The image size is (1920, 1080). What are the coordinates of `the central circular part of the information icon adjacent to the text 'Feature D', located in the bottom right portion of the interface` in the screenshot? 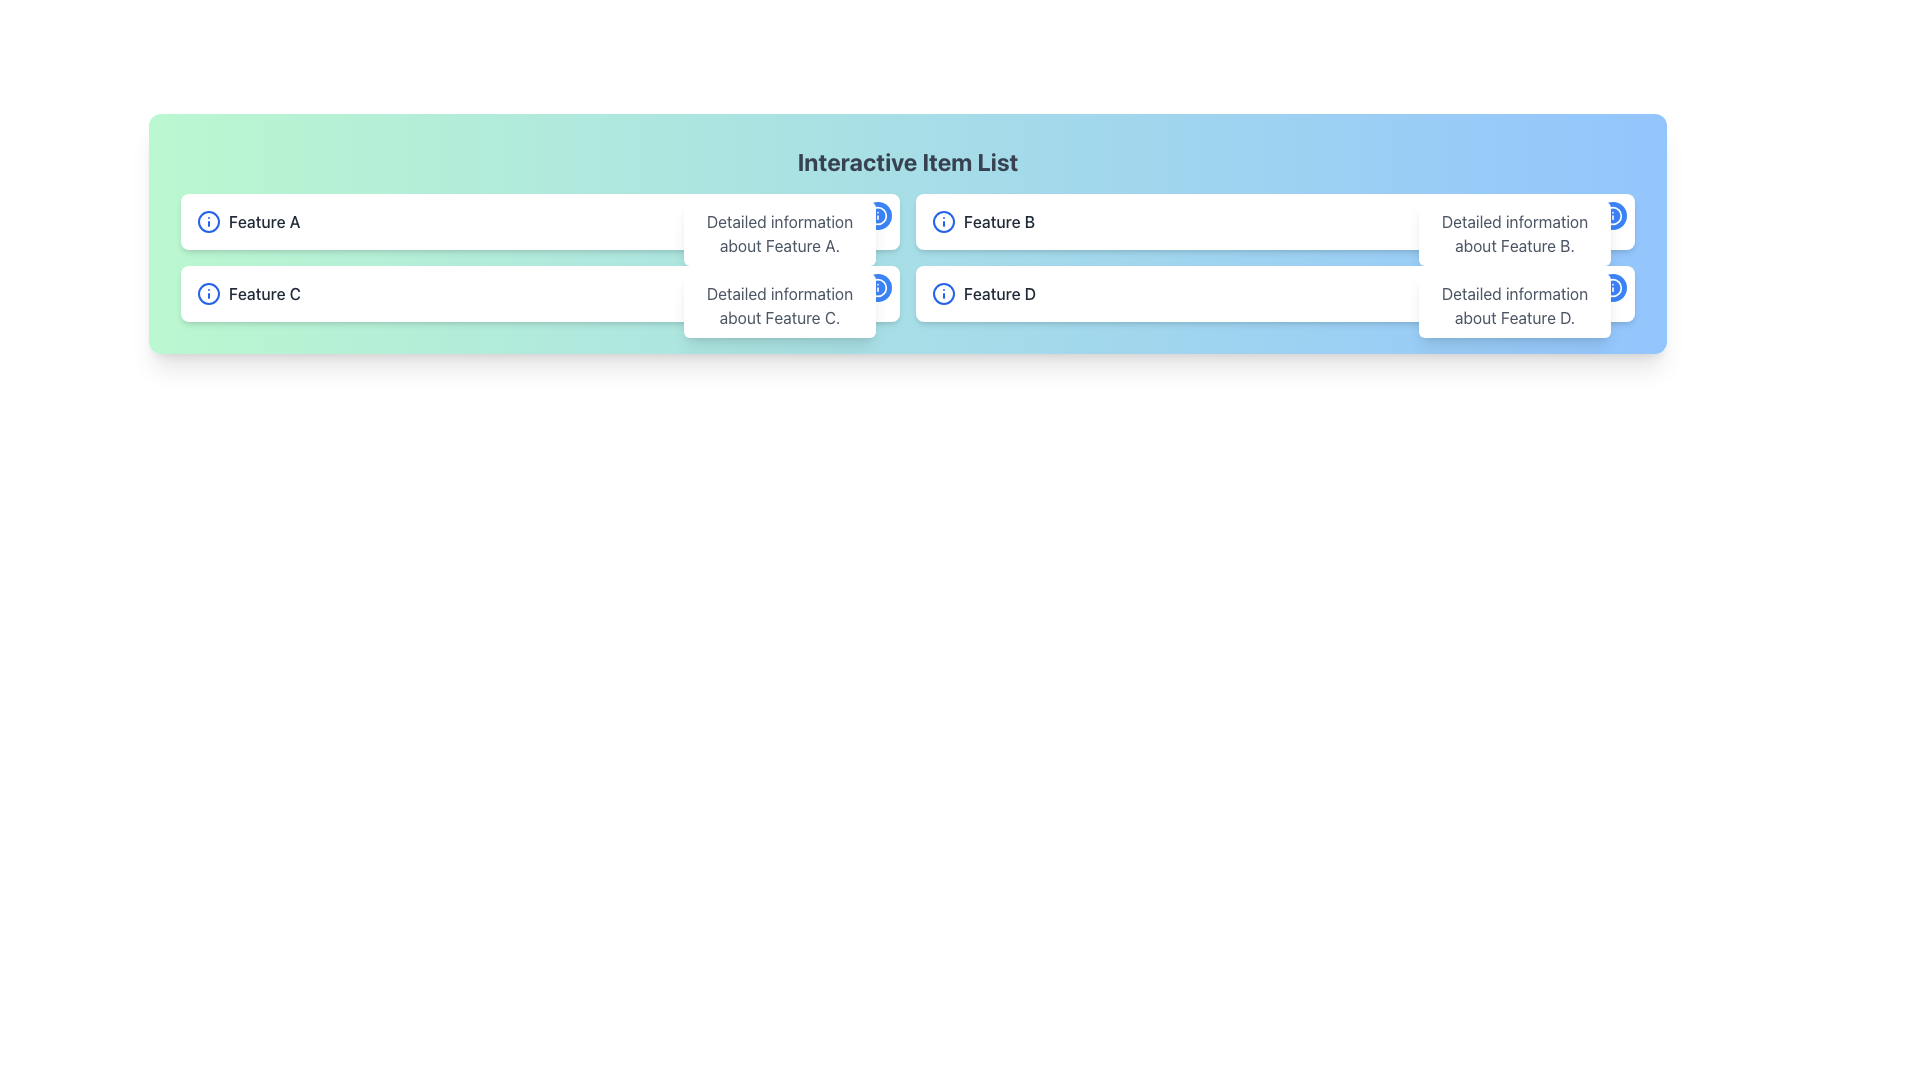 It's located at (943, 293).